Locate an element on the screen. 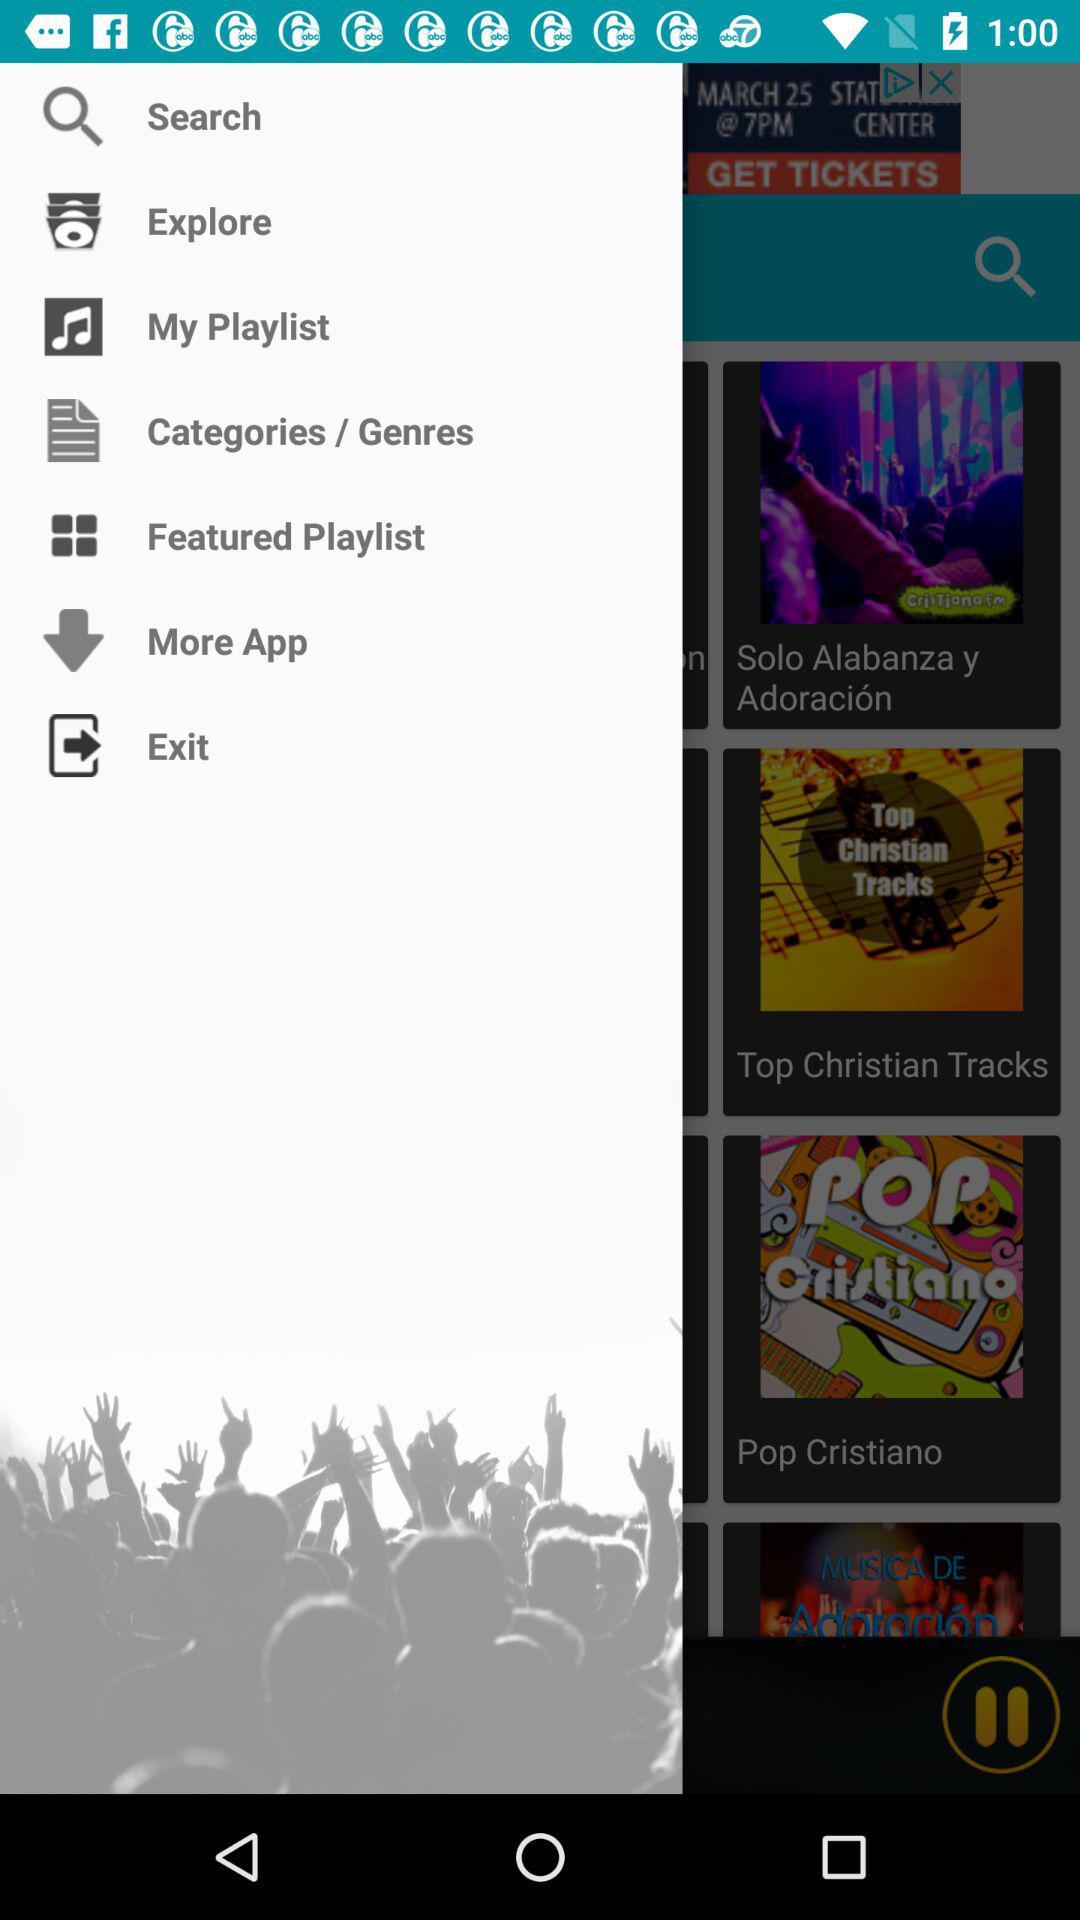  review available music is located at coordinates (72, 266).